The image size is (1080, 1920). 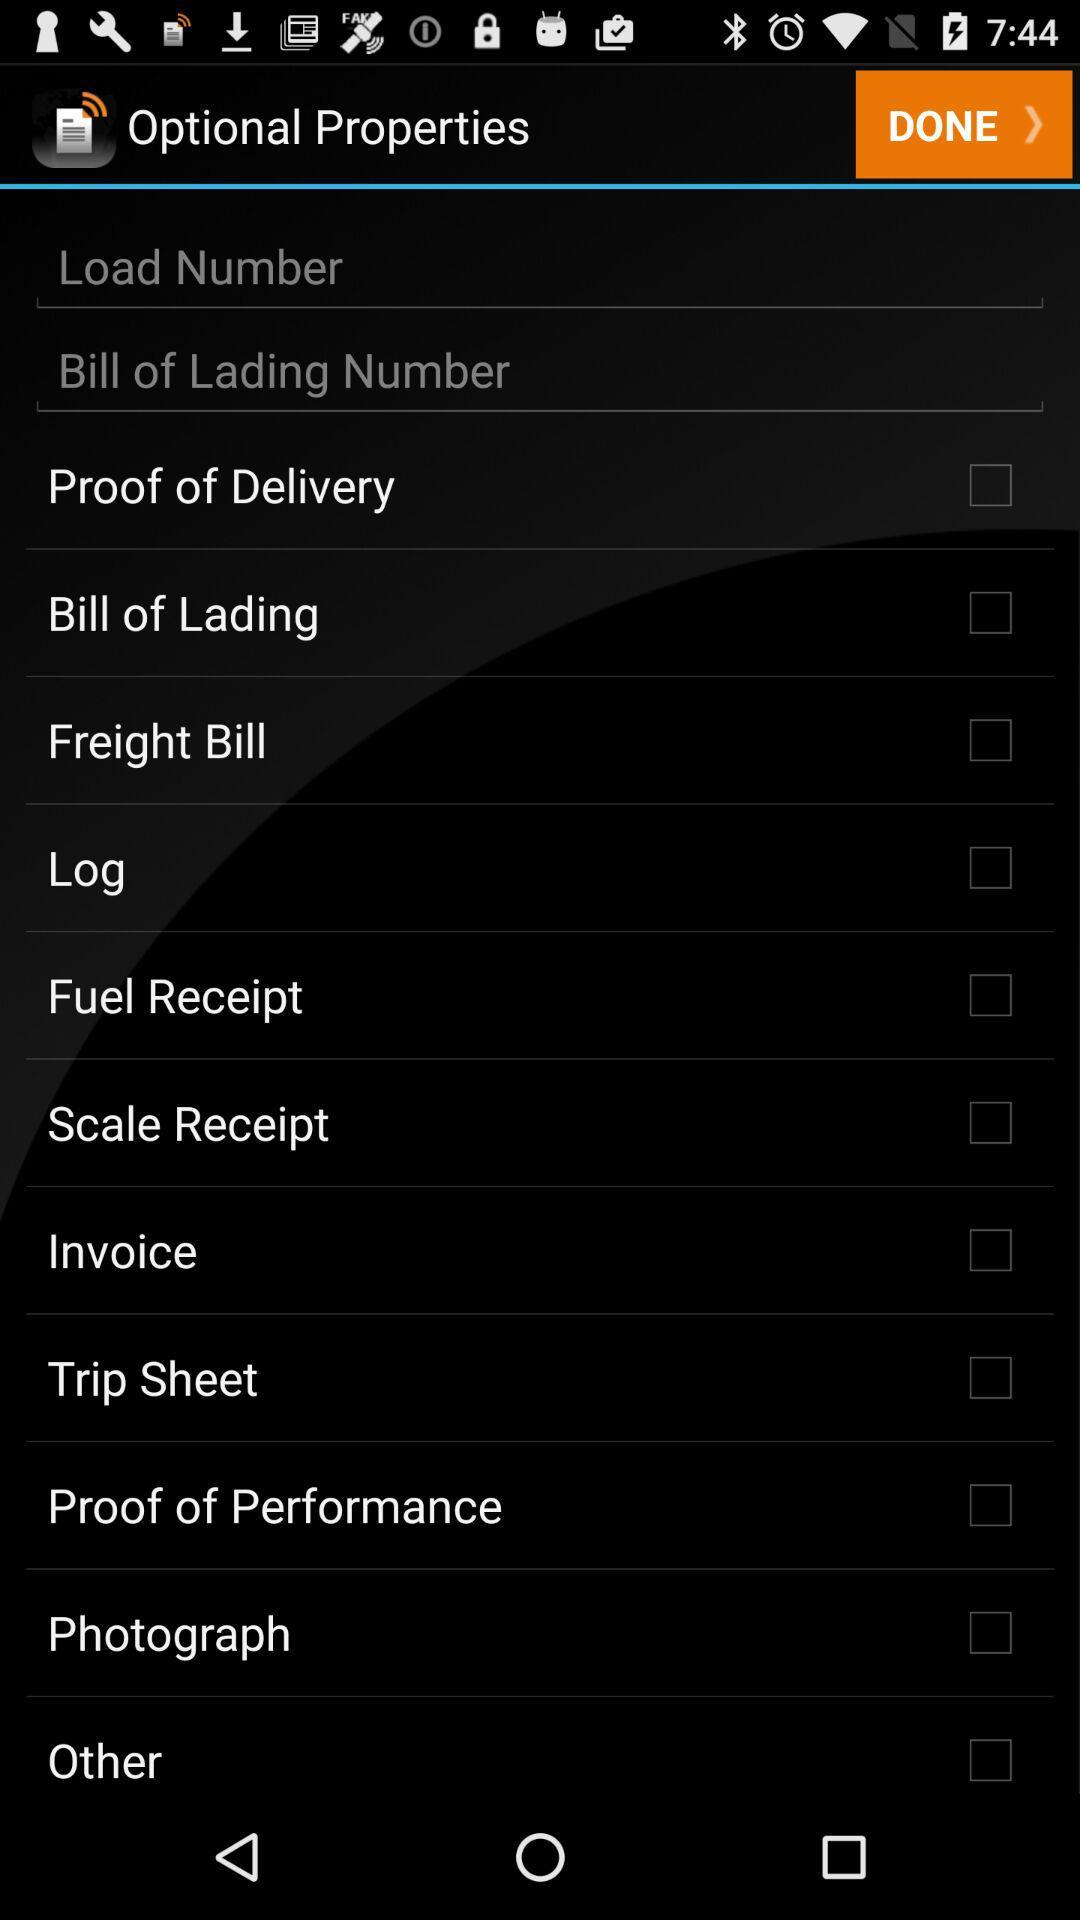 I want to click on the trip sheet icon, so click(x=540, y=1376).